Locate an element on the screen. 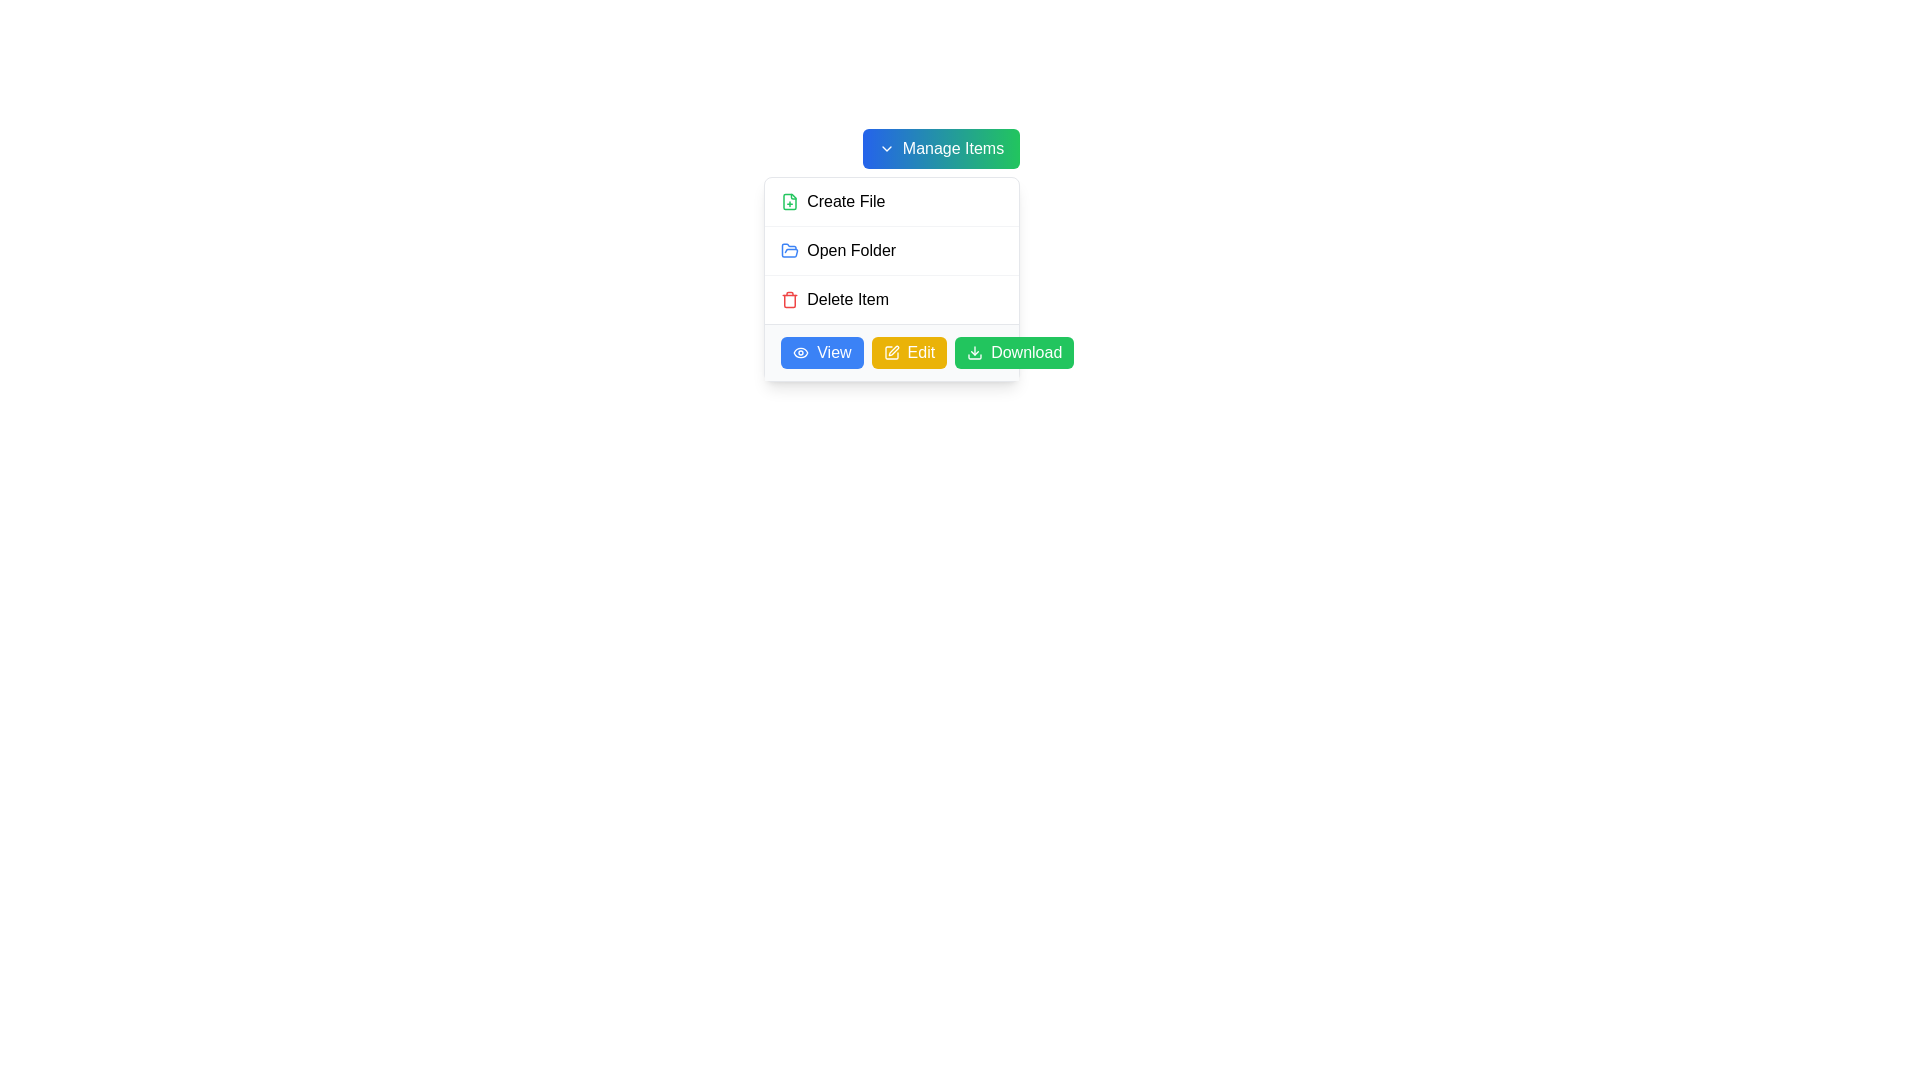  visual changes by focusing on the chevron icon located to the right of the 'Manage Items' button, which indicates additional options or a dropdown menu is located at coordinates (885, 148).